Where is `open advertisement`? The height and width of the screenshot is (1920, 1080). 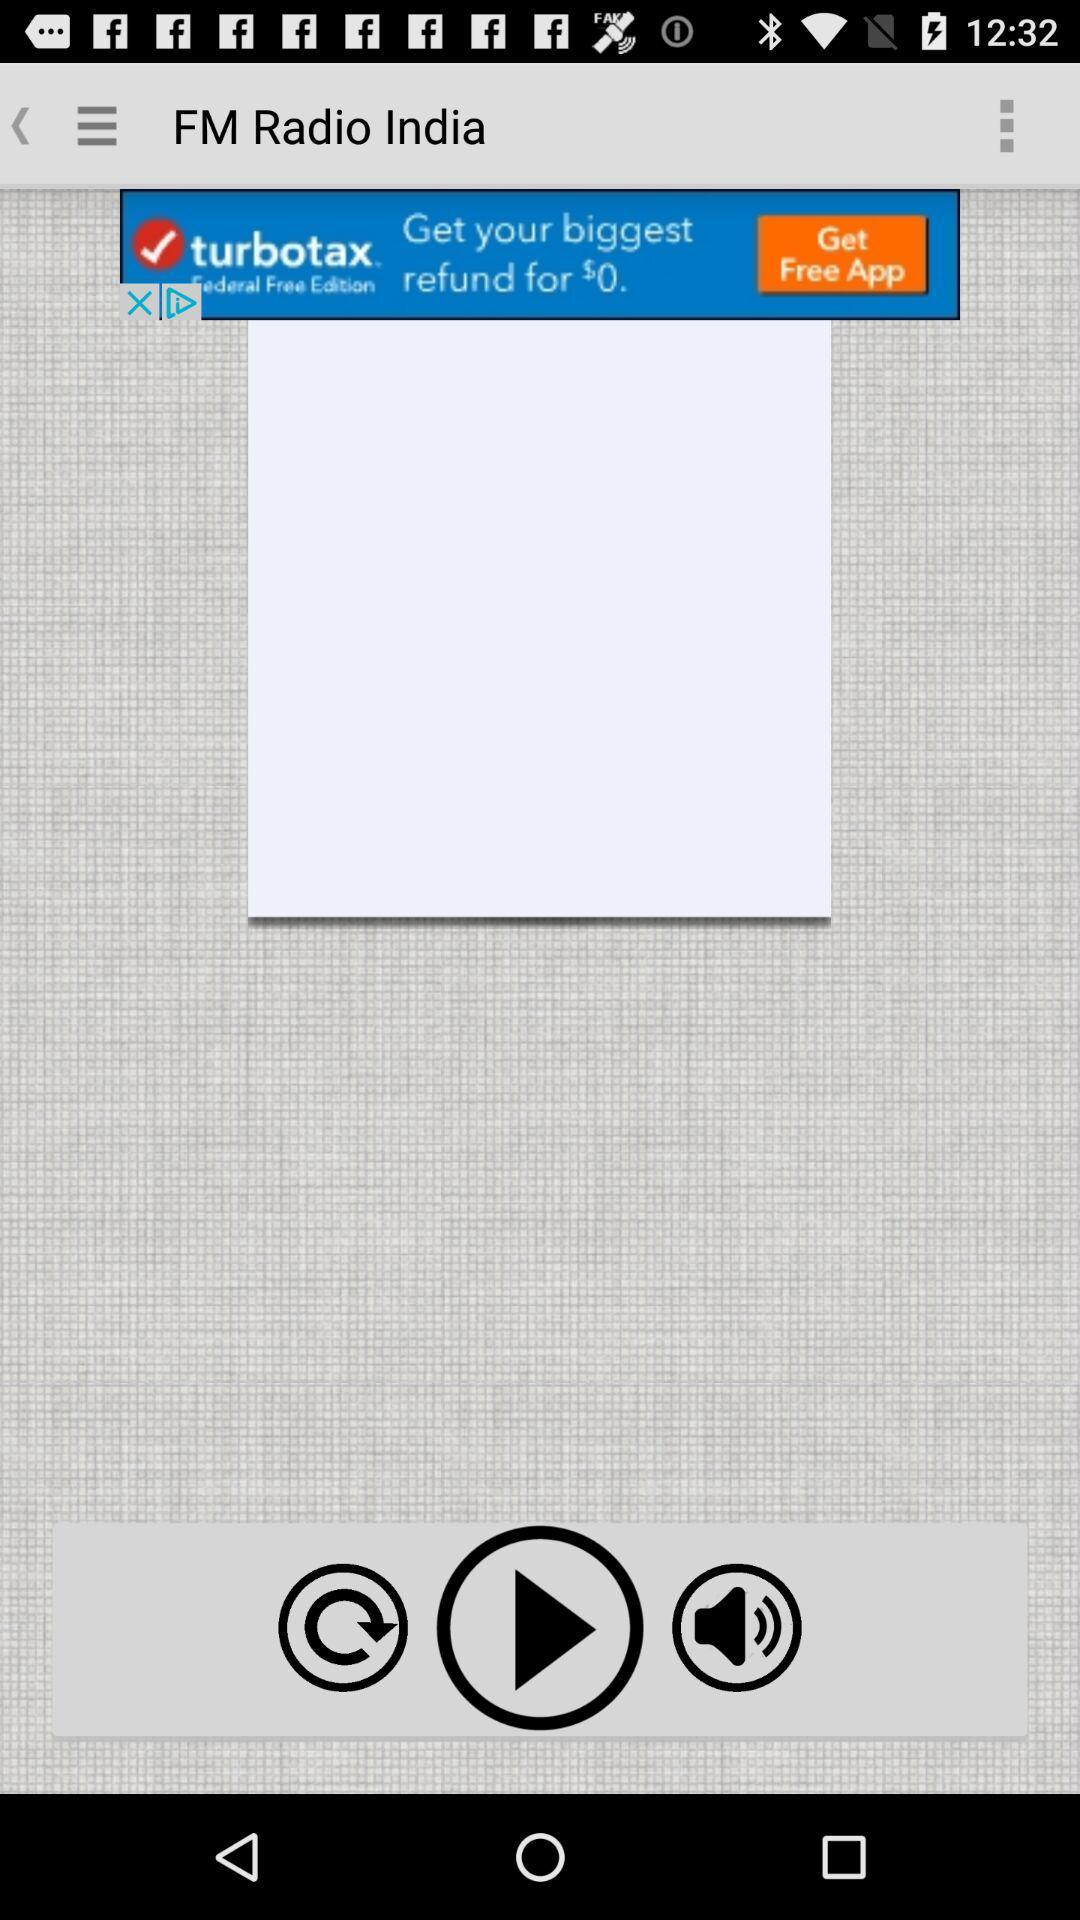 open advertisement is located at coordinates (540, 253).